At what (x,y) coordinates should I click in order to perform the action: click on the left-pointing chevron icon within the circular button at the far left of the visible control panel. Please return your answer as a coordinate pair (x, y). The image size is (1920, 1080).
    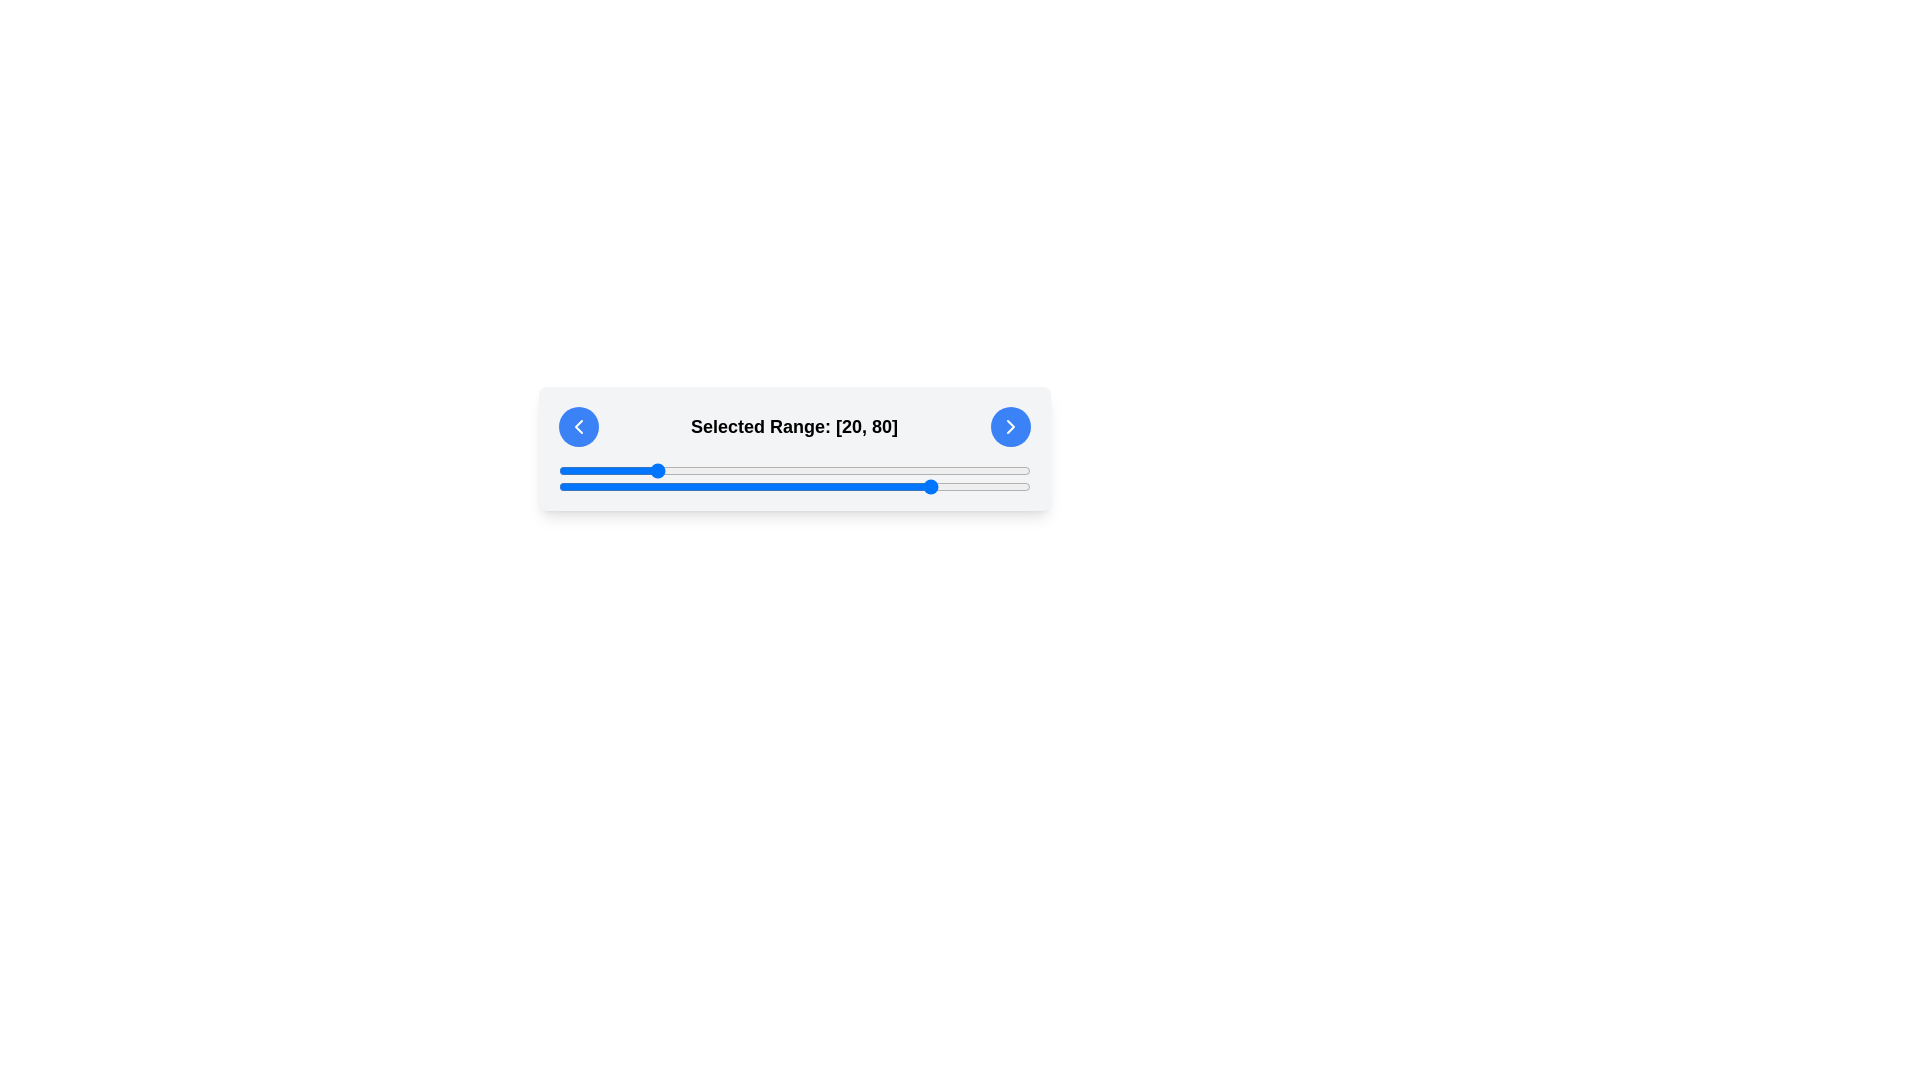
    Looking at the image, I should click on (577, 426).